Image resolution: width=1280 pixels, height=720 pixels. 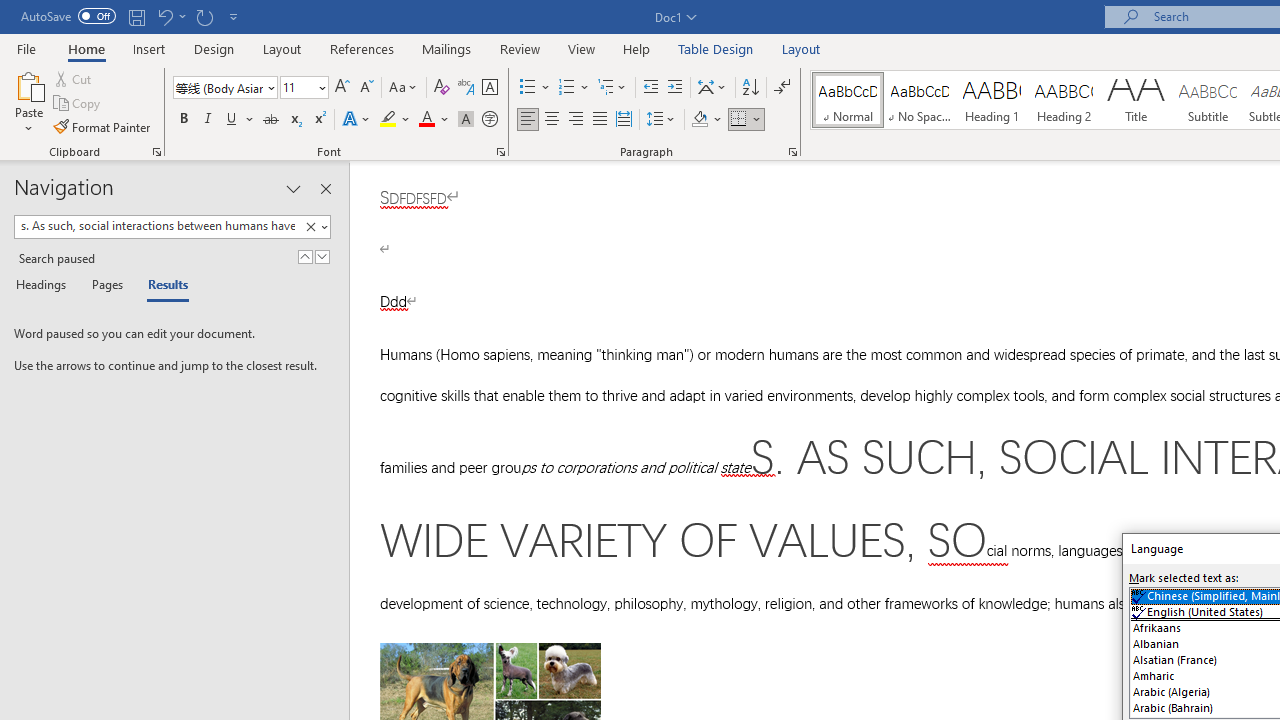 What do you see at coordinates (425, 119) in the screenshot?
I see `'Font Color RGB(255, 0, 0)'` at bounding box center [425, 119].